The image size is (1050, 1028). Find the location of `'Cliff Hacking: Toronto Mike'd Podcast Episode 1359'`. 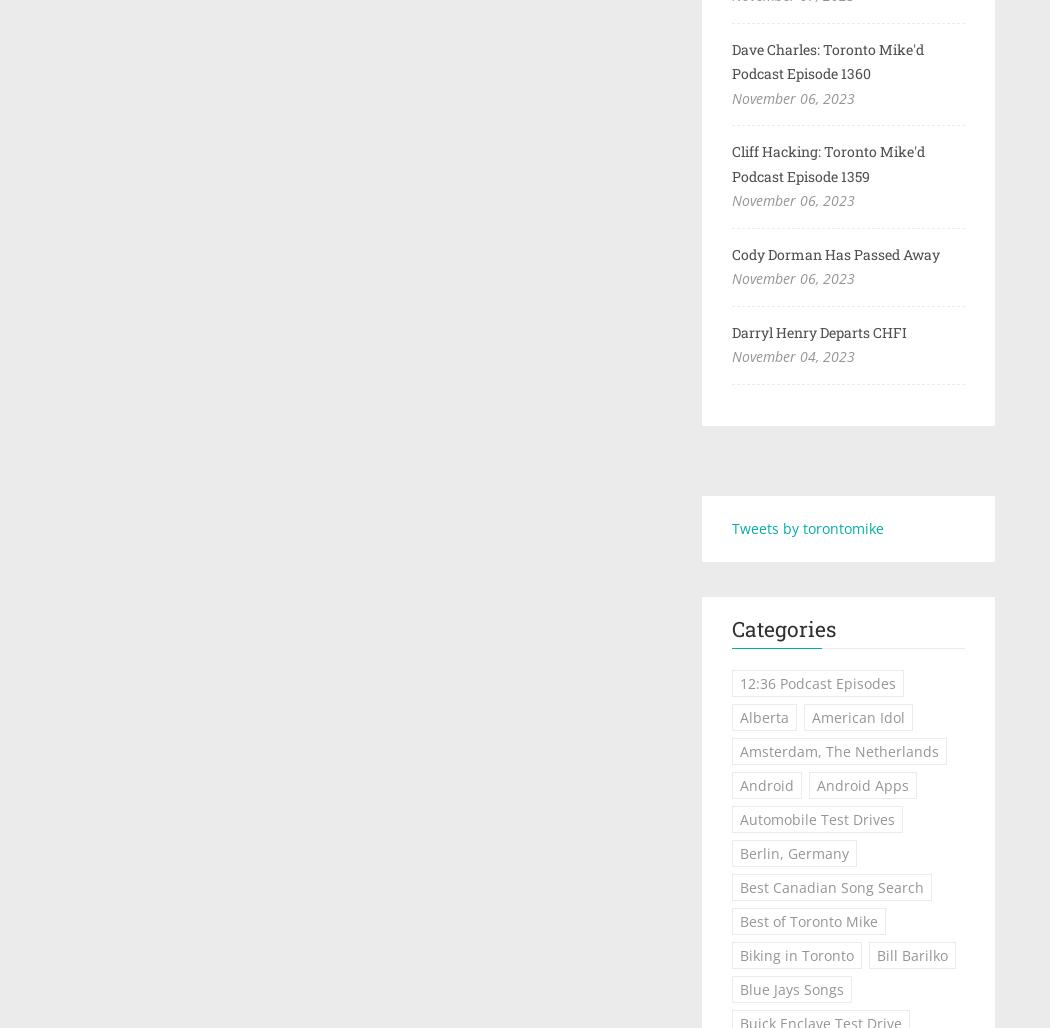

'Cliff Hacking: Toronto Mike'd Podcast Episode 1359' is located at coordinates (827, 163).